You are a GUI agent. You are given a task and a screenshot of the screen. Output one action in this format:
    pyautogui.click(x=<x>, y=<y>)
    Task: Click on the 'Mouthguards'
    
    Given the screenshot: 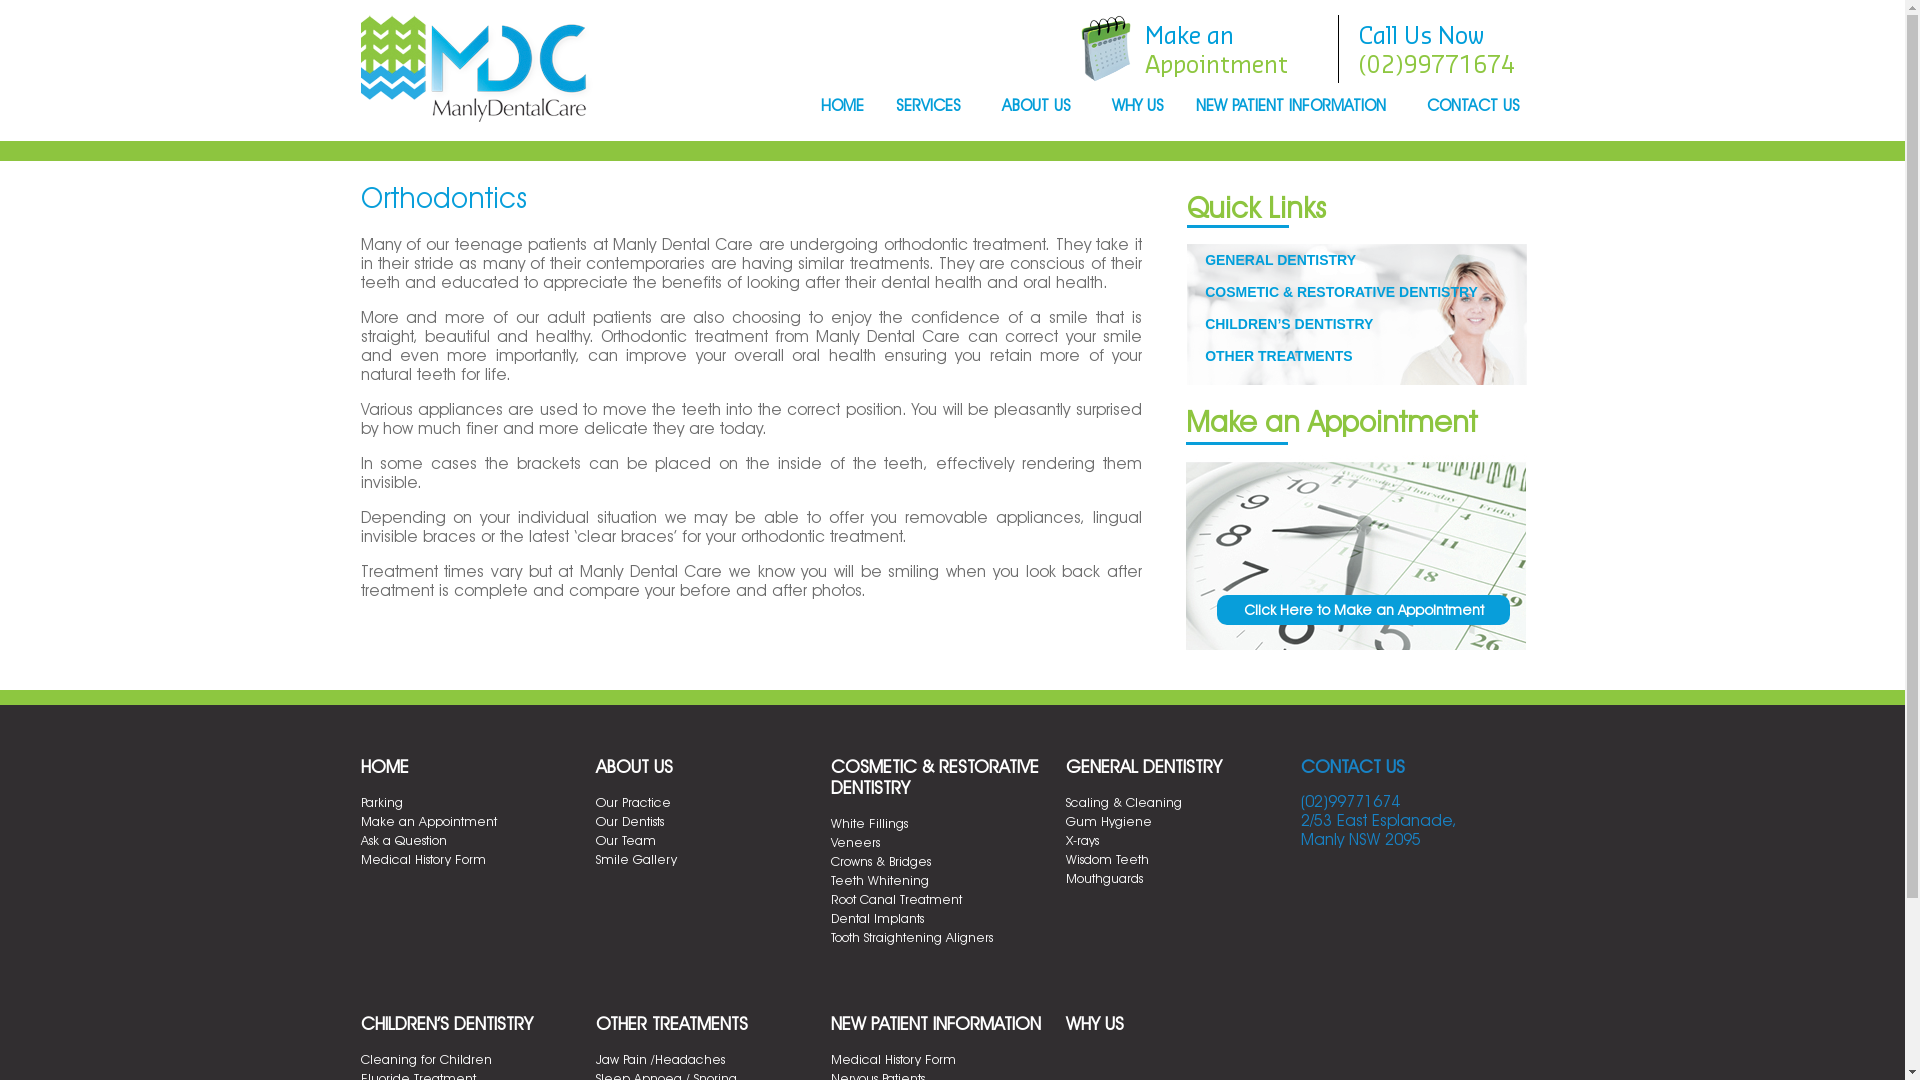 What is the action you would take?
    pyautogui.click(x=1103, y=877)
    